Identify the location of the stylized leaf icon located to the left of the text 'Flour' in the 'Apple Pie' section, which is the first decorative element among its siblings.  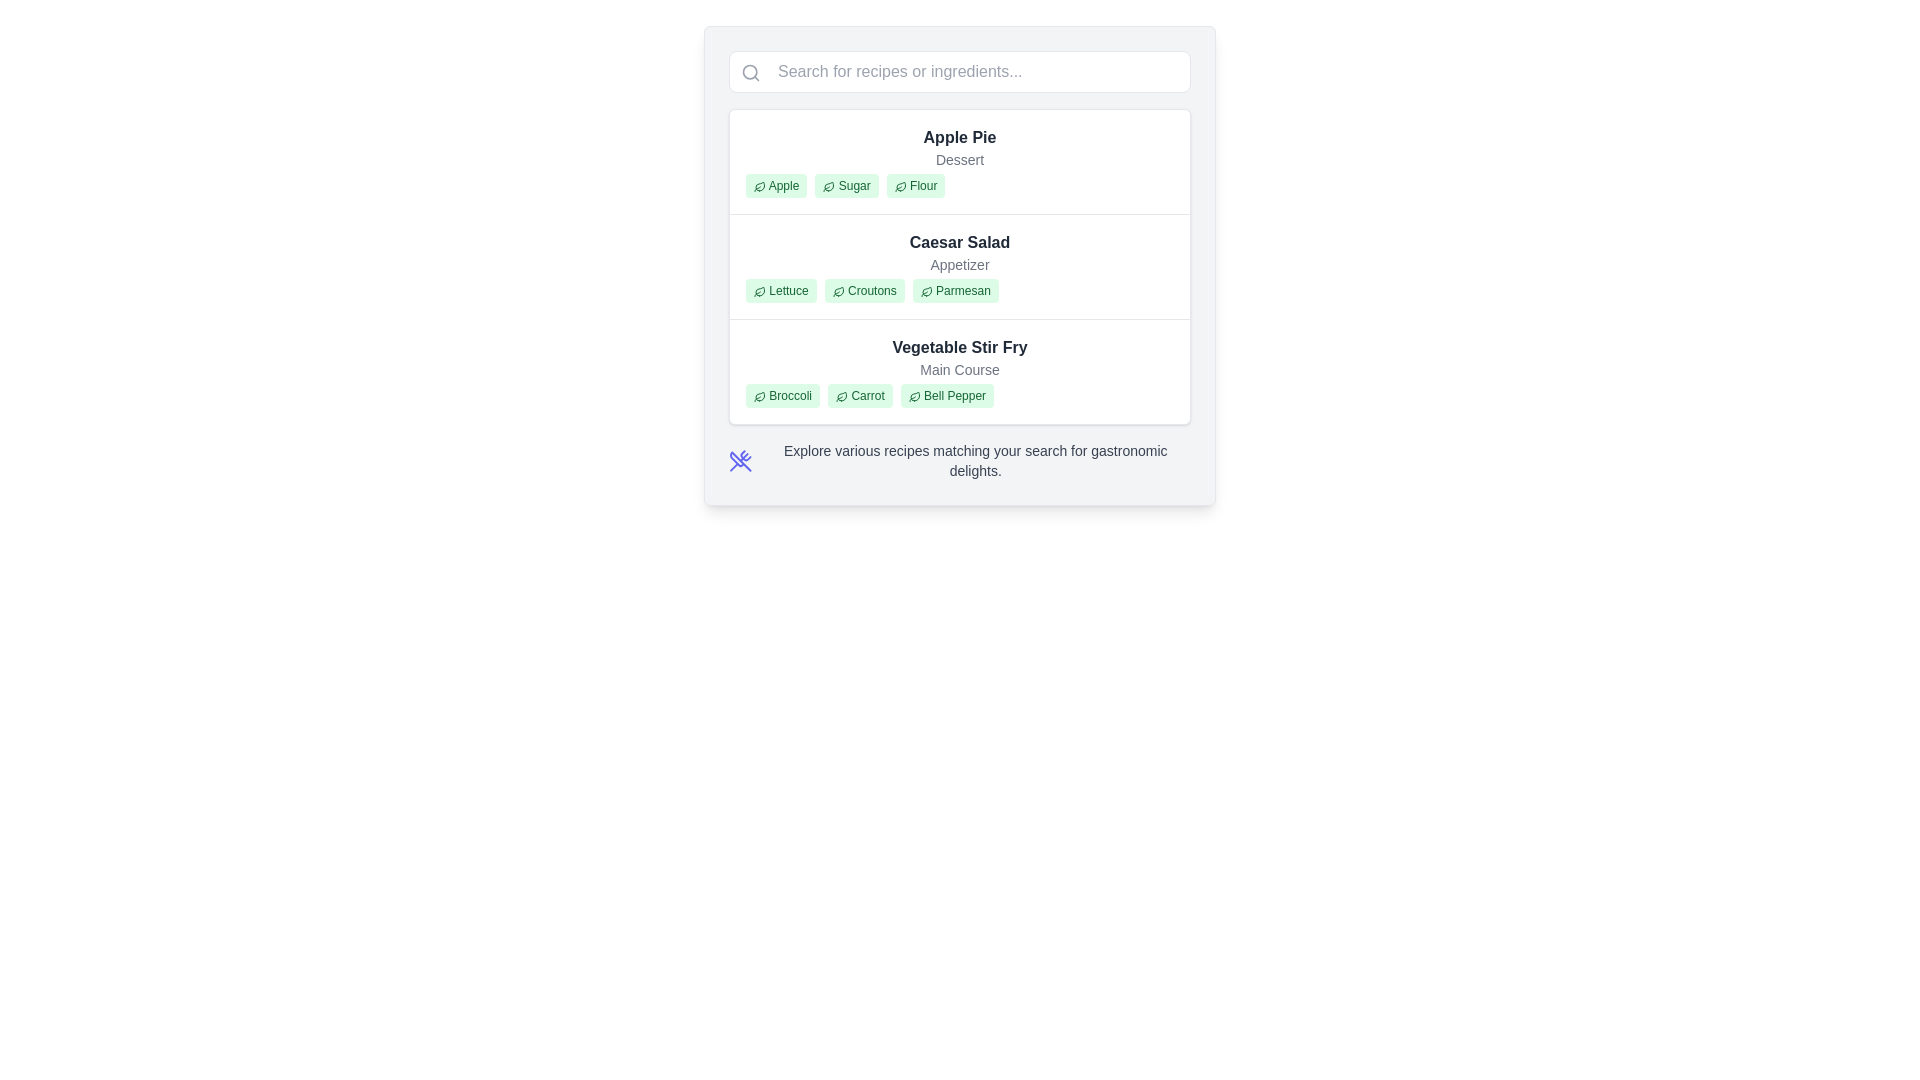
(900, 186).